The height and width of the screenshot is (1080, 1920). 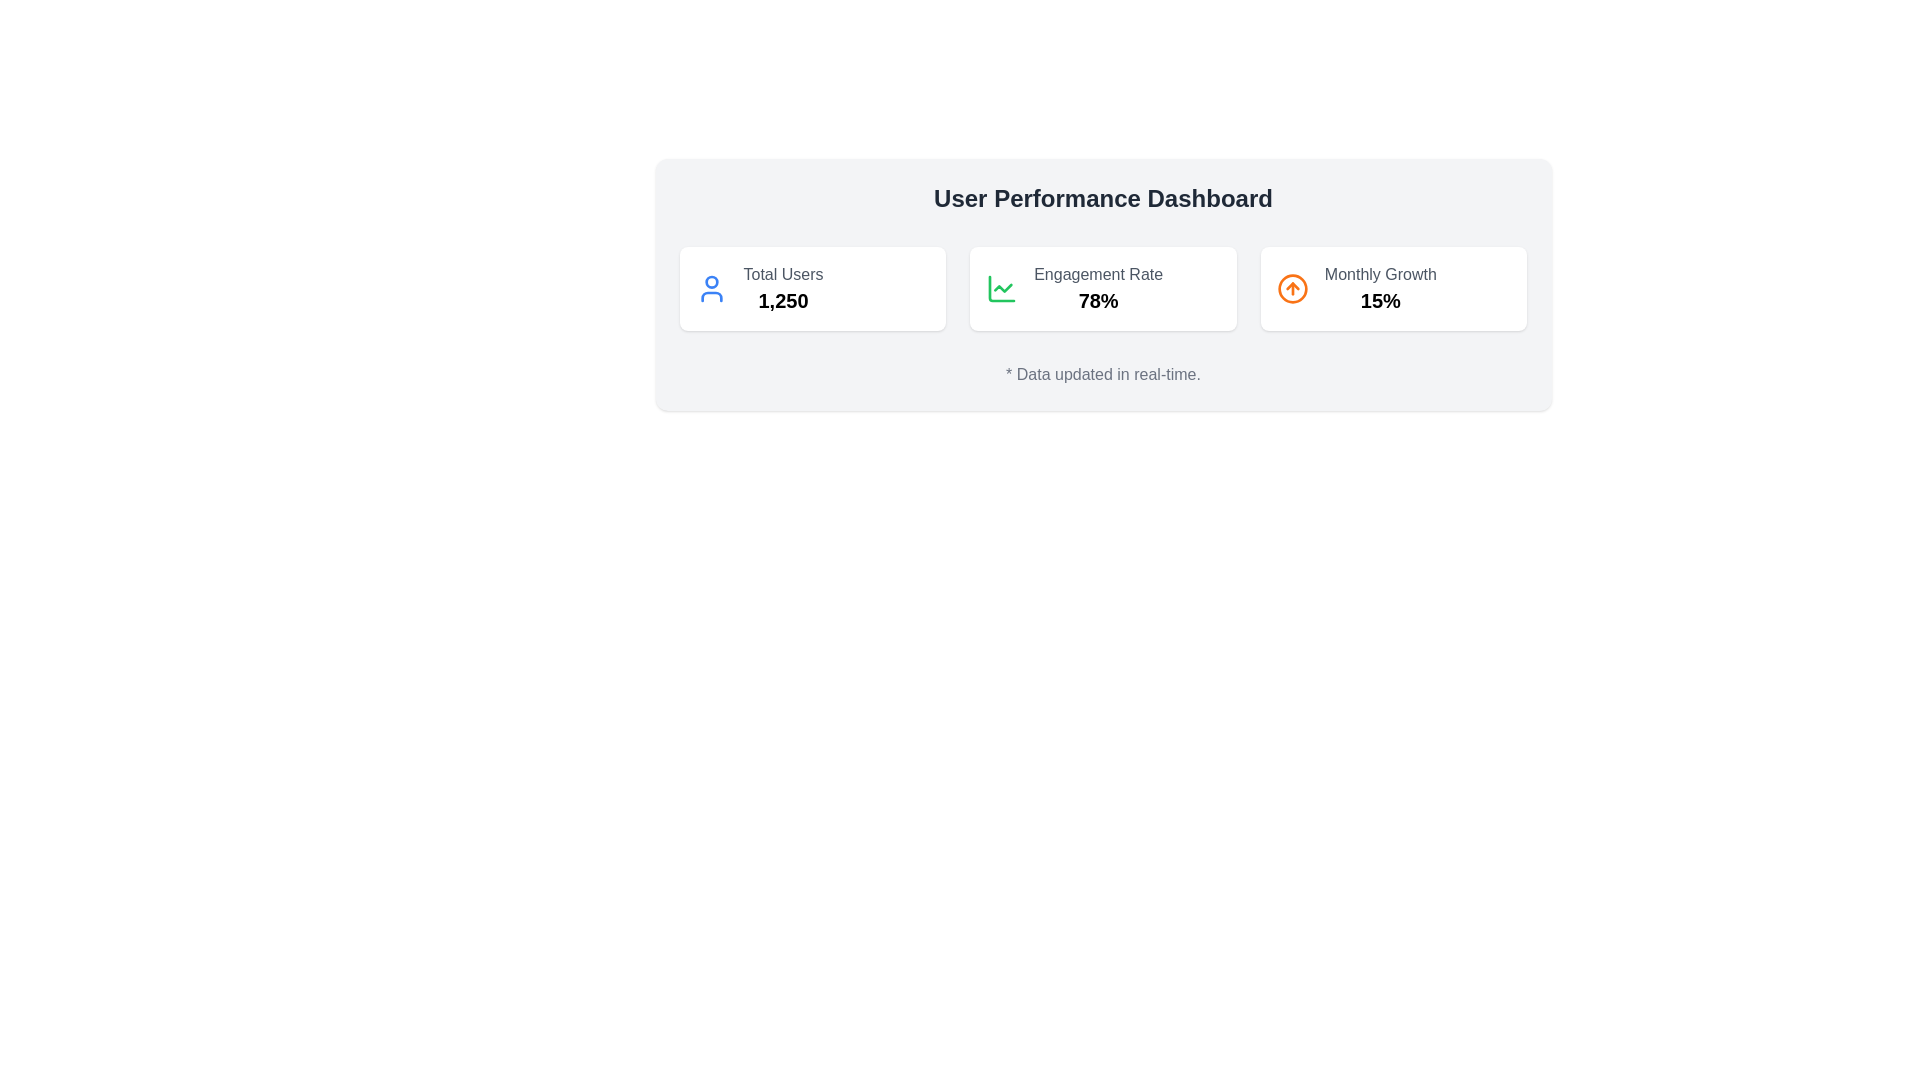 I want to click on growth percentage (15%) displayed in the textual data display located at the top-right of the dashboard card with an orange circular icon and upward arrow, so click(x=1379, y=289).